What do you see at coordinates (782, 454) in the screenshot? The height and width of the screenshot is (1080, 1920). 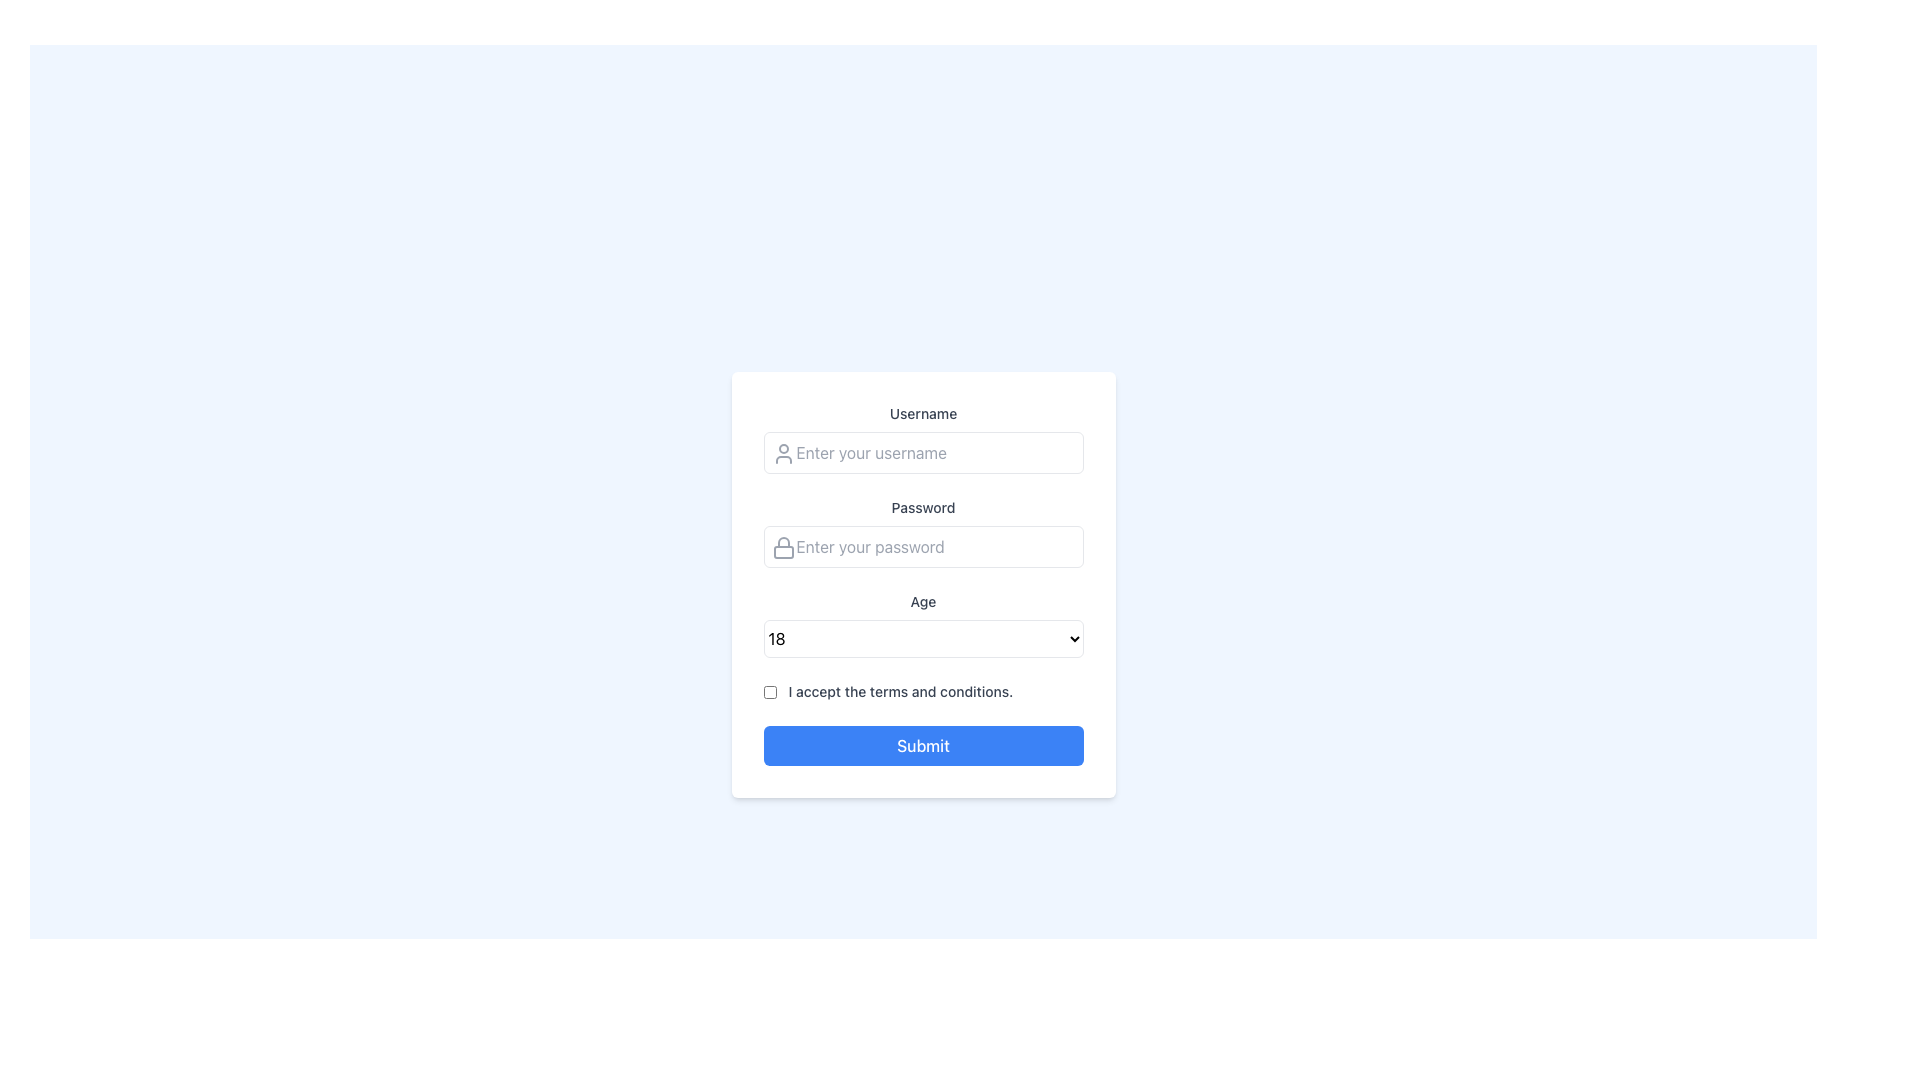 I see `the decorative icon that visually indicates the username text field, positioned in the top-left corner of the username input field` at bounding box center [782, 454].